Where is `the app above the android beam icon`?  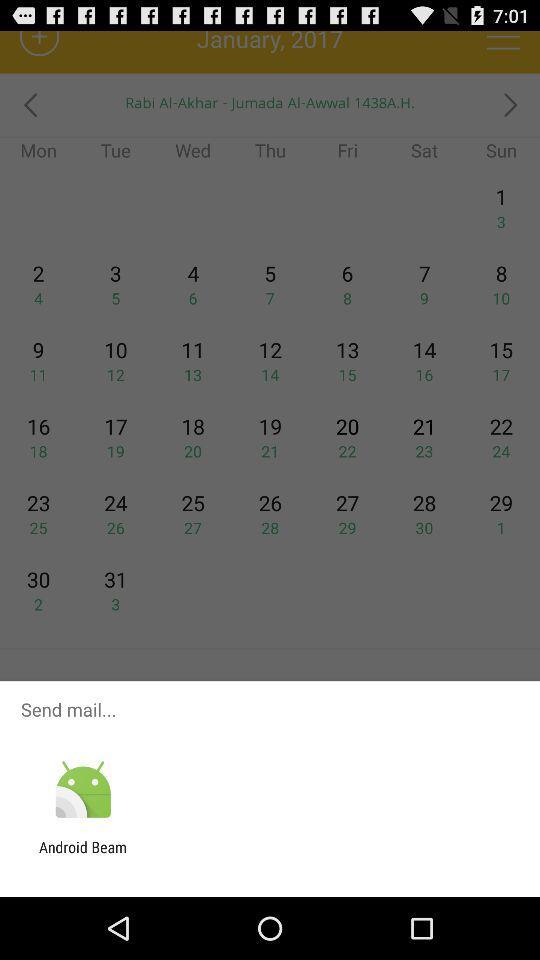
the app above the android beam icon is located at coordinates (82, 790).